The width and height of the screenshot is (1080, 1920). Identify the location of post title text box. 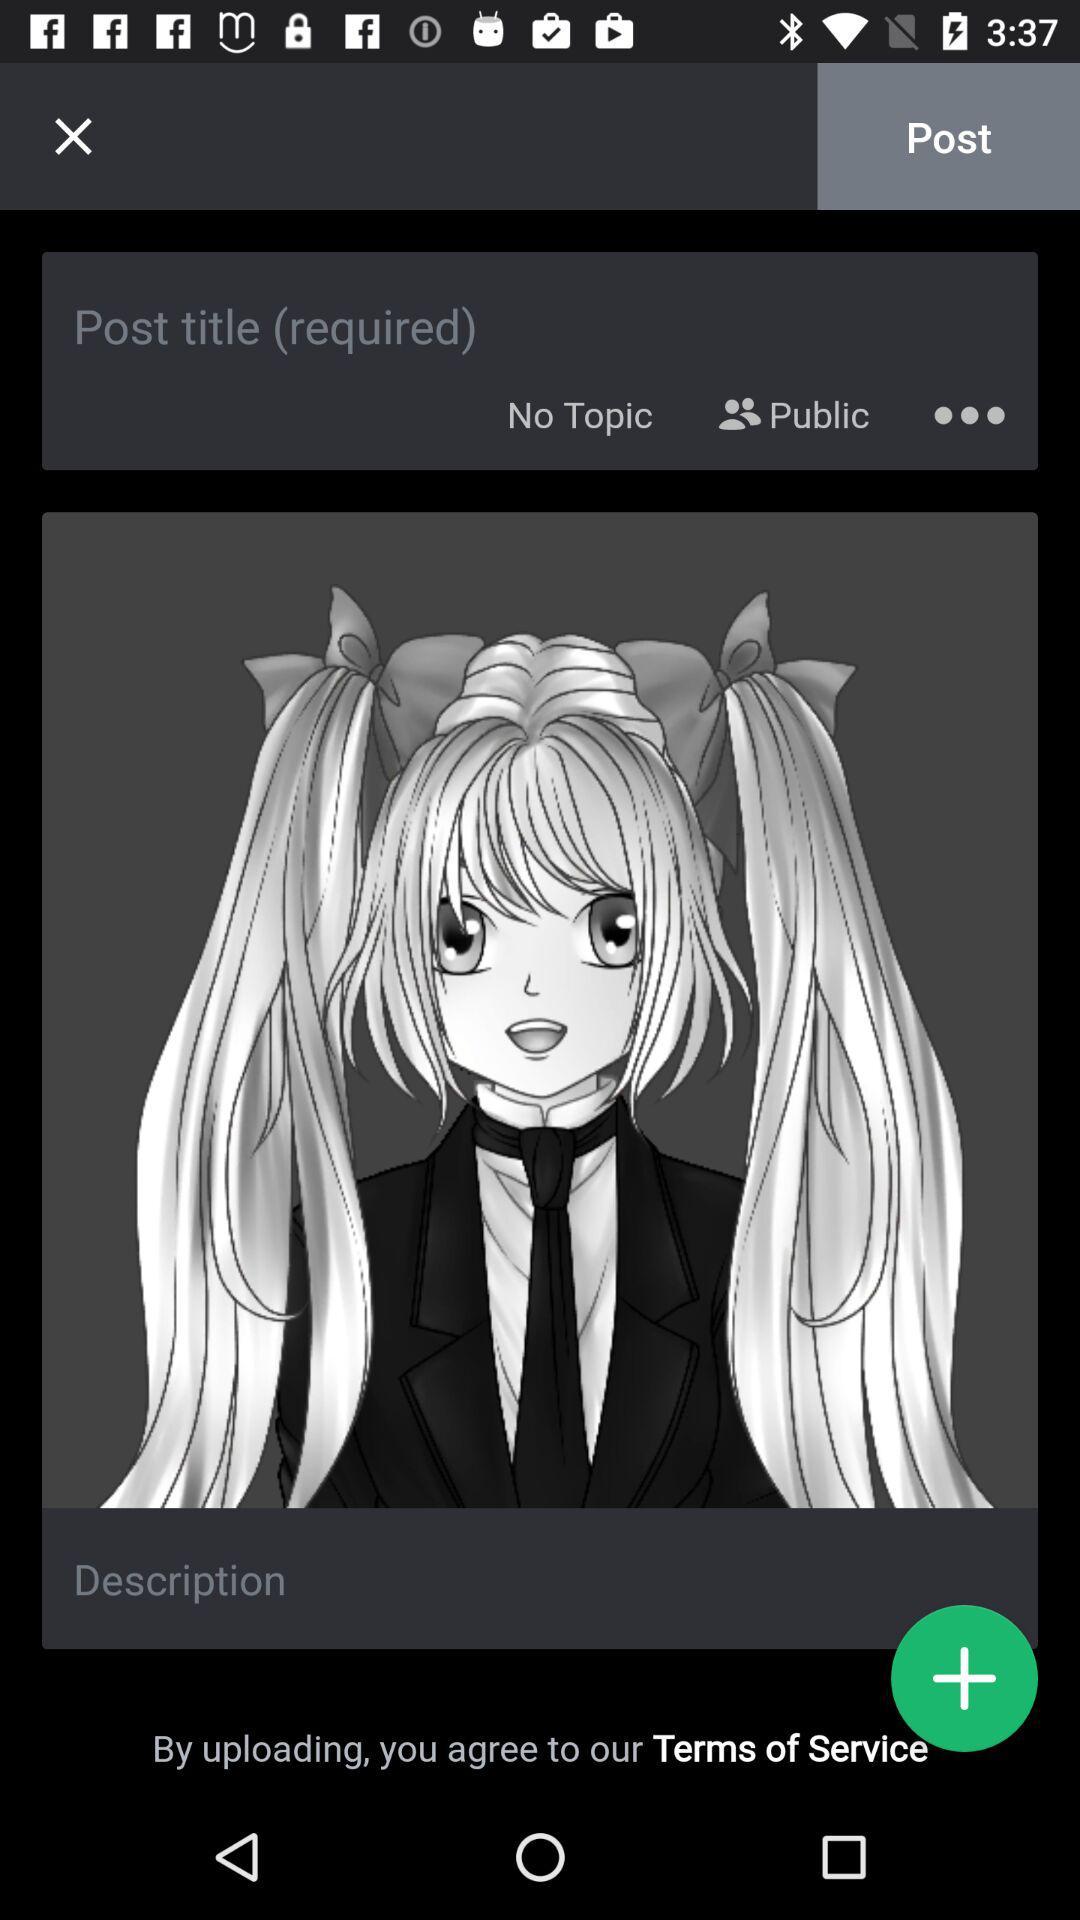
(540, 303).